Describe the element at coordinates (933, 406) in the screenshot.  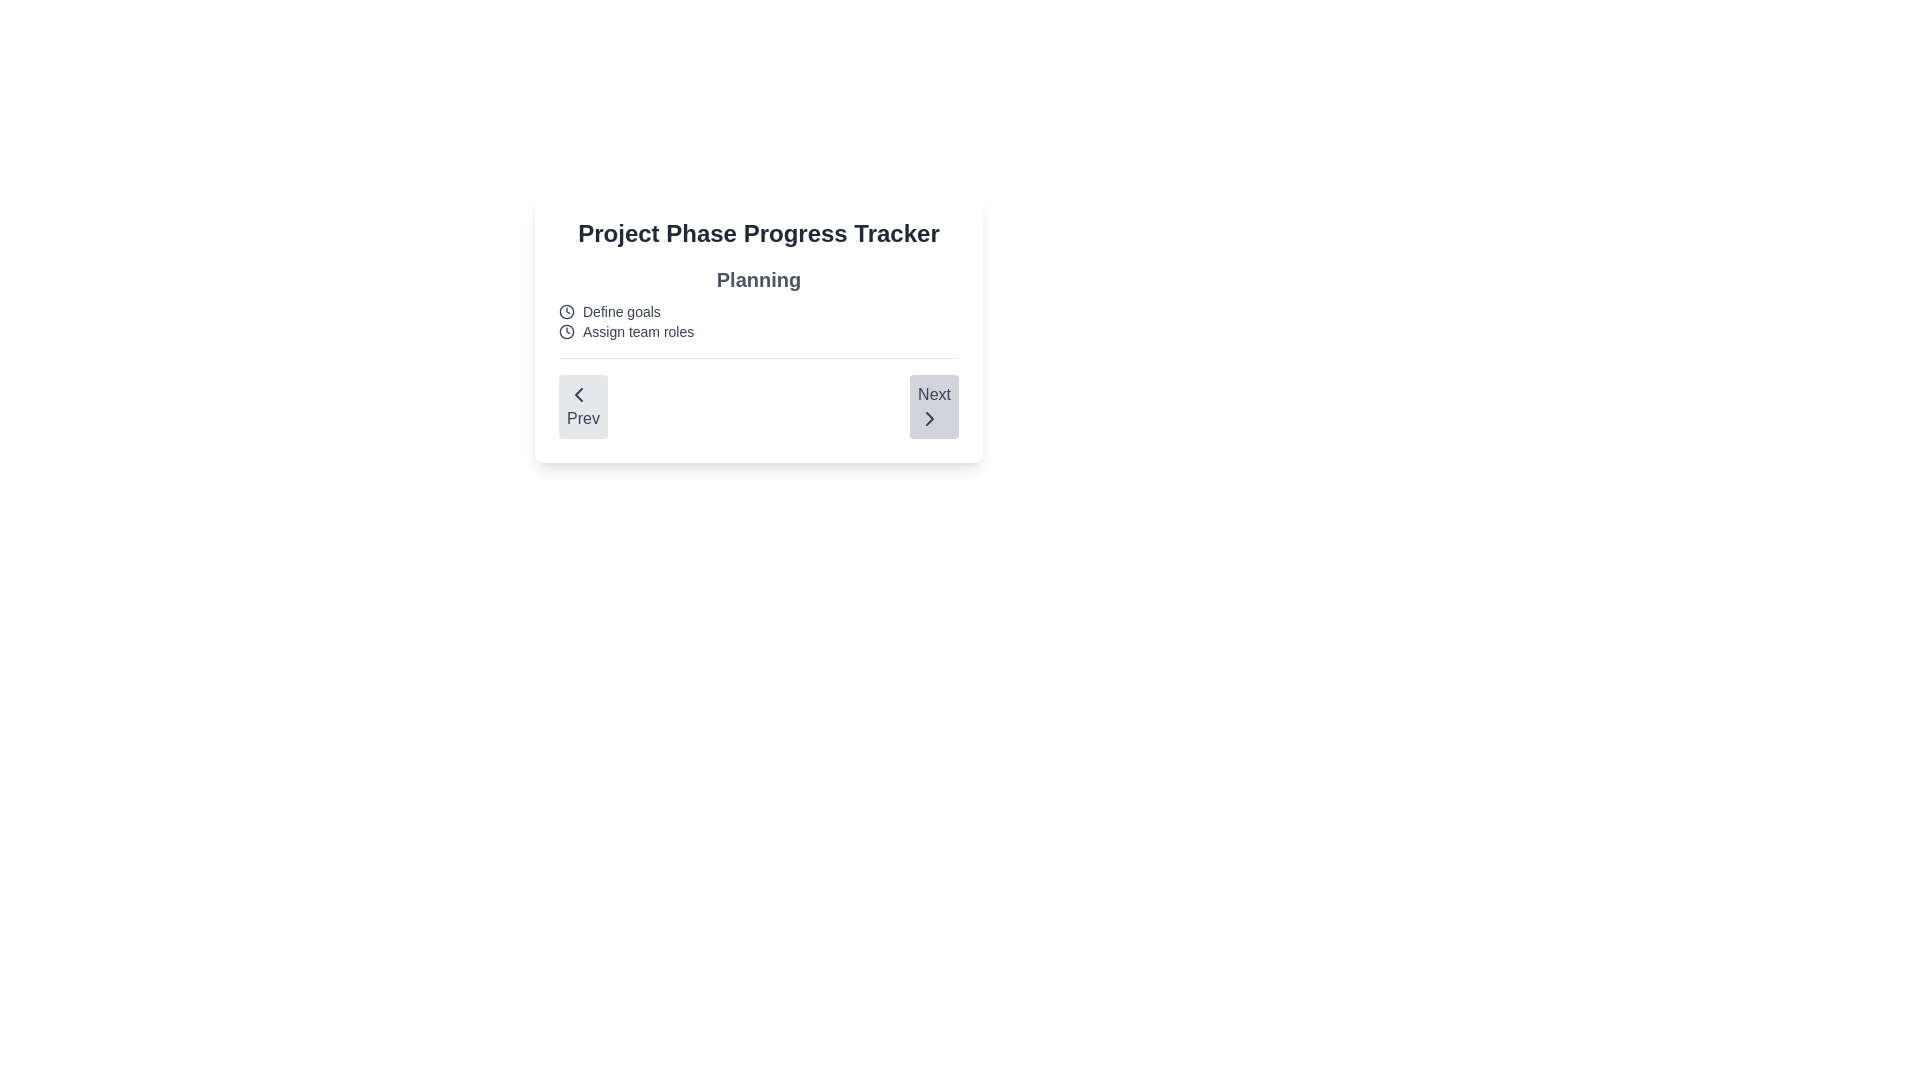
I see `'Next' button to navigate to the next phase` at that location.